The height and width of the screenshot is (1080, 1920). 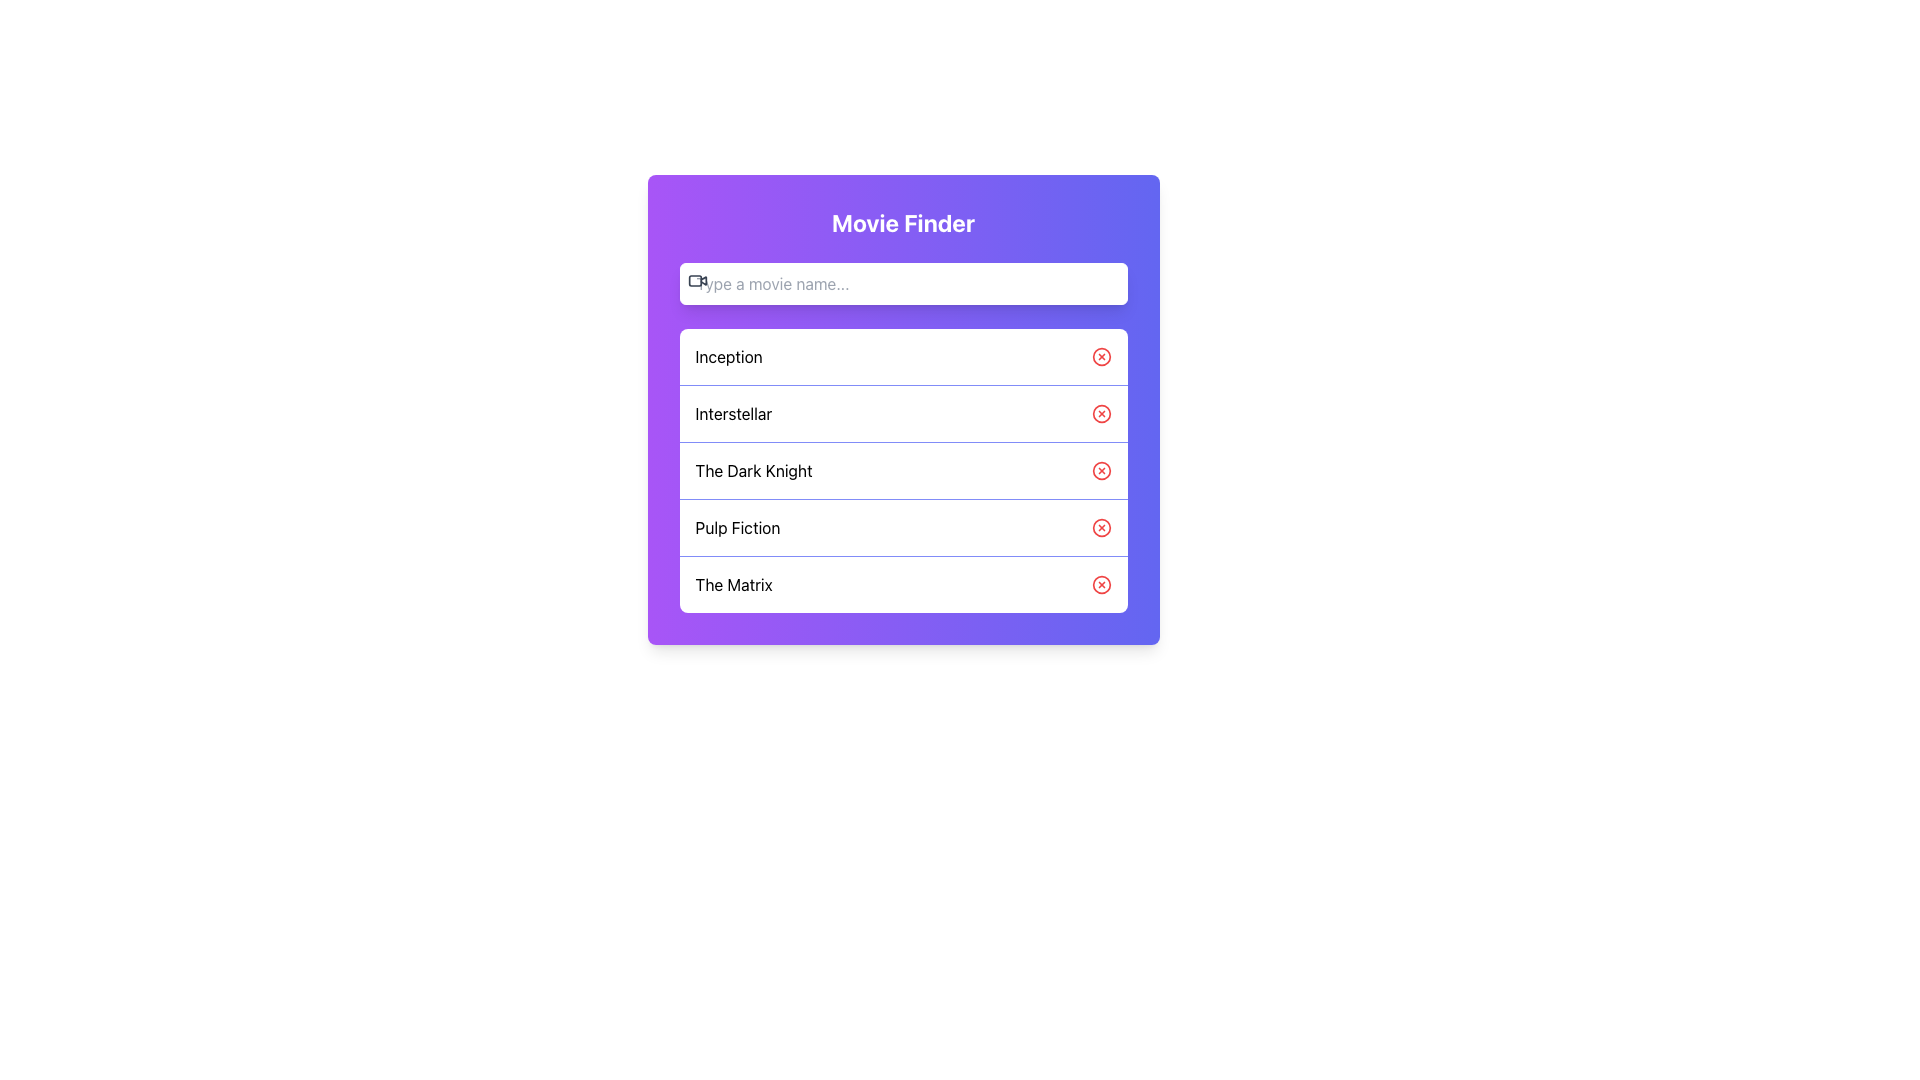 What do you see at coordinates (1100, 412) in the screenshot?
I see `the Icon component (circular border) which is part of the delete button located in the rightmost section of the second row in the movie list` at bounding box center [1100, 412].